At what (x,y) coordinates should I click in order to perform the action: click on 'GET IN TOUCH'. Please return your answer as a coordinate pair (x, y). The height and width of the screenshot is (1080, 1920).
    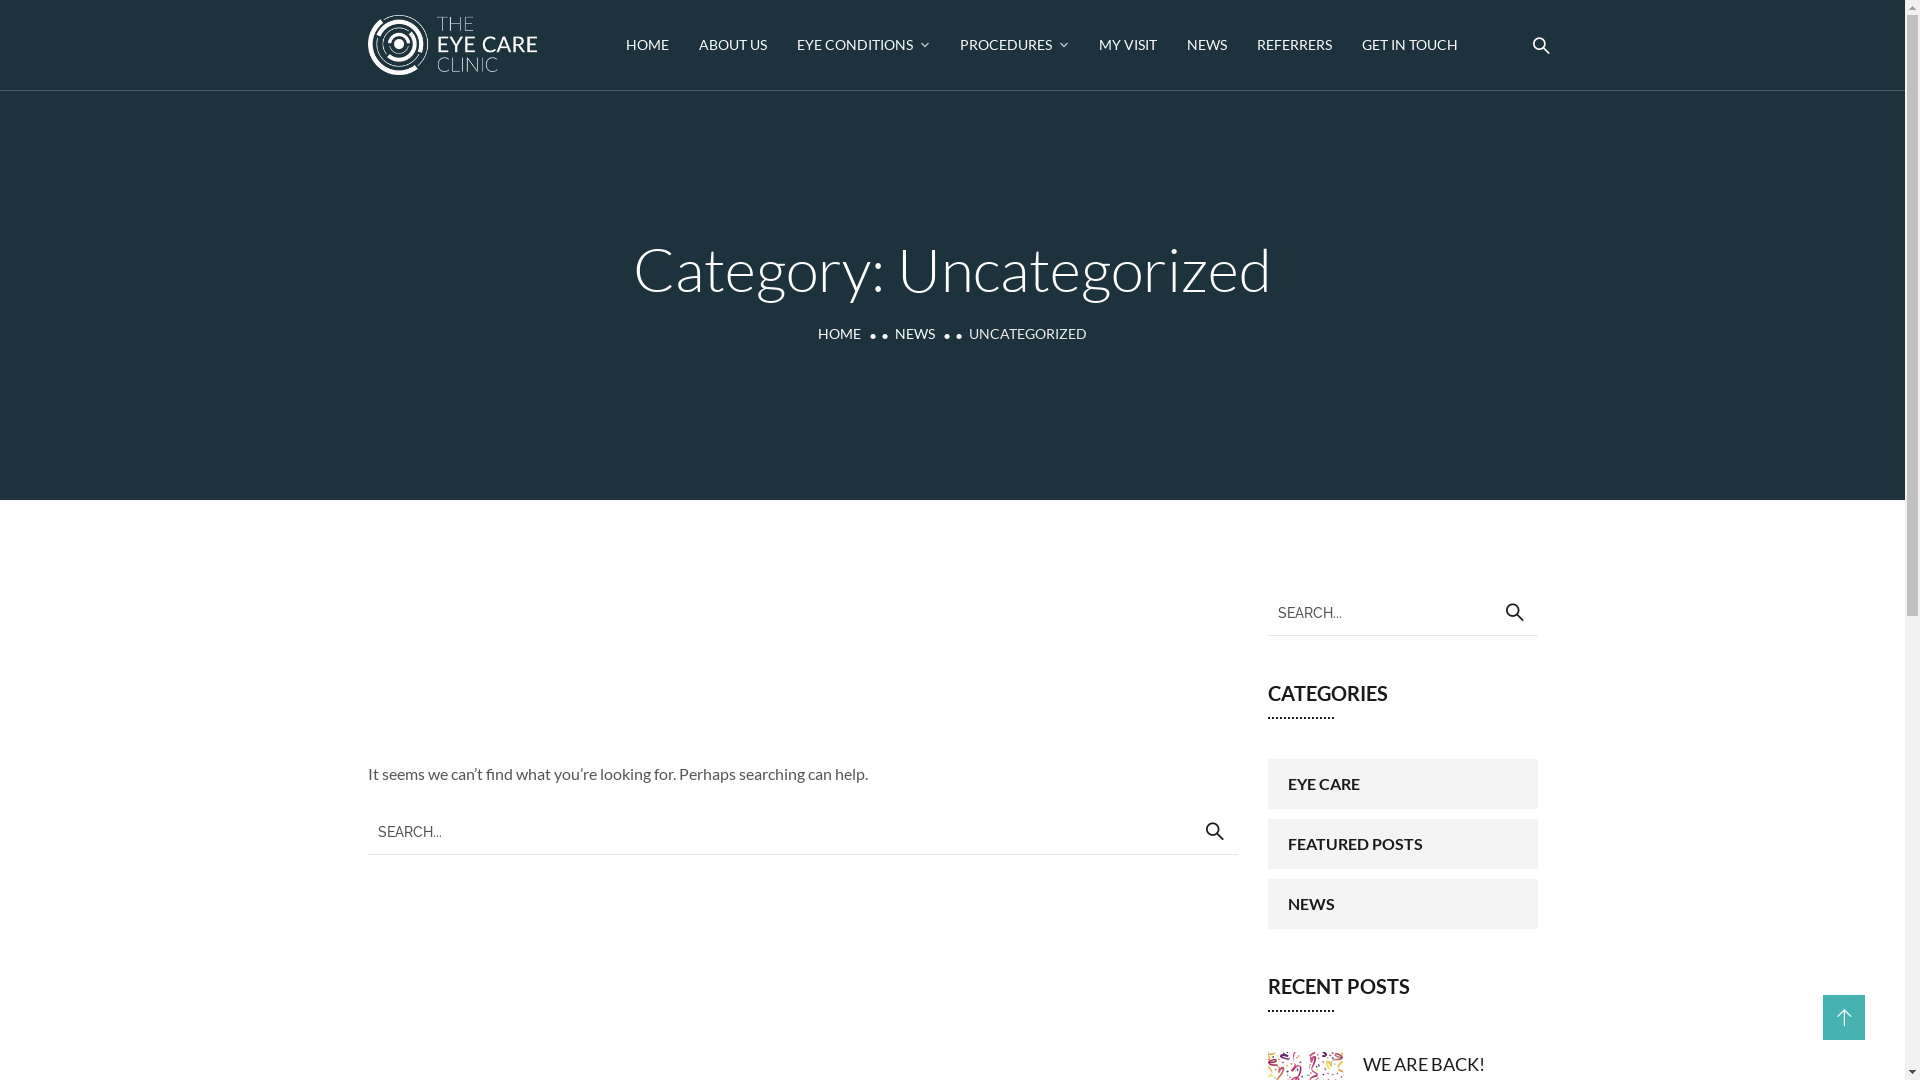
    Looking at the image, I should click on (1409, 45).